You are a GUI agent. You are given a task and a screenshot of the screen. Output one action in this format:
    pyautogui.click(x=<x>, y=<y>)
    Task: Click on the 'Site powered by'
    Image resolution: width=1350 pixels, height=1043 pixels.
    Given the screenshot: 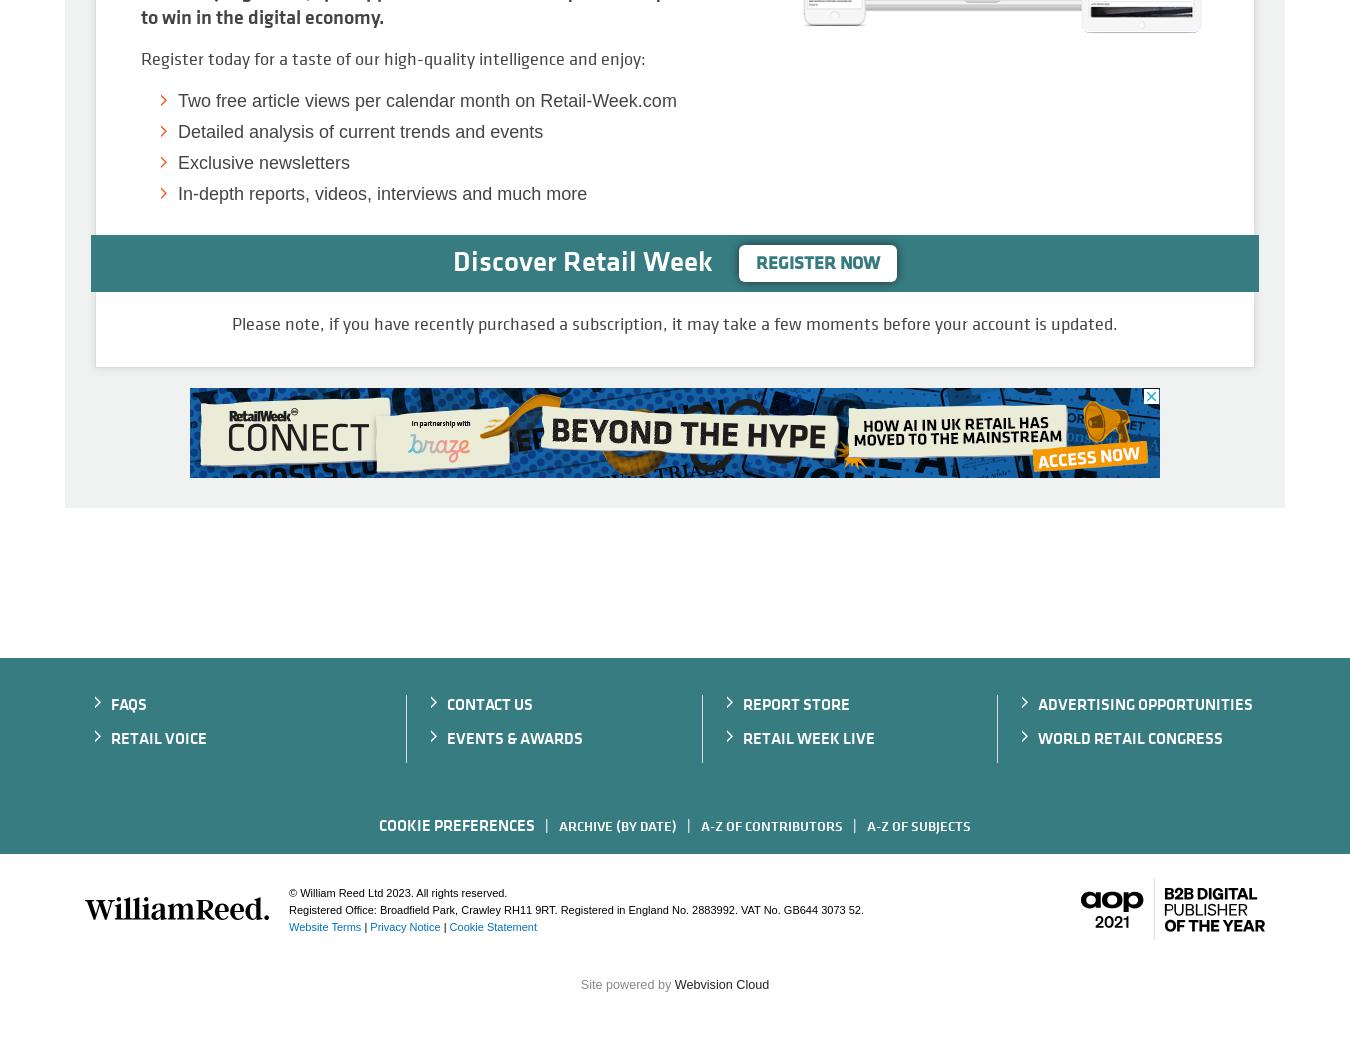 What is the action you would take?
    pyautogui.click(x=626, y=985)
    